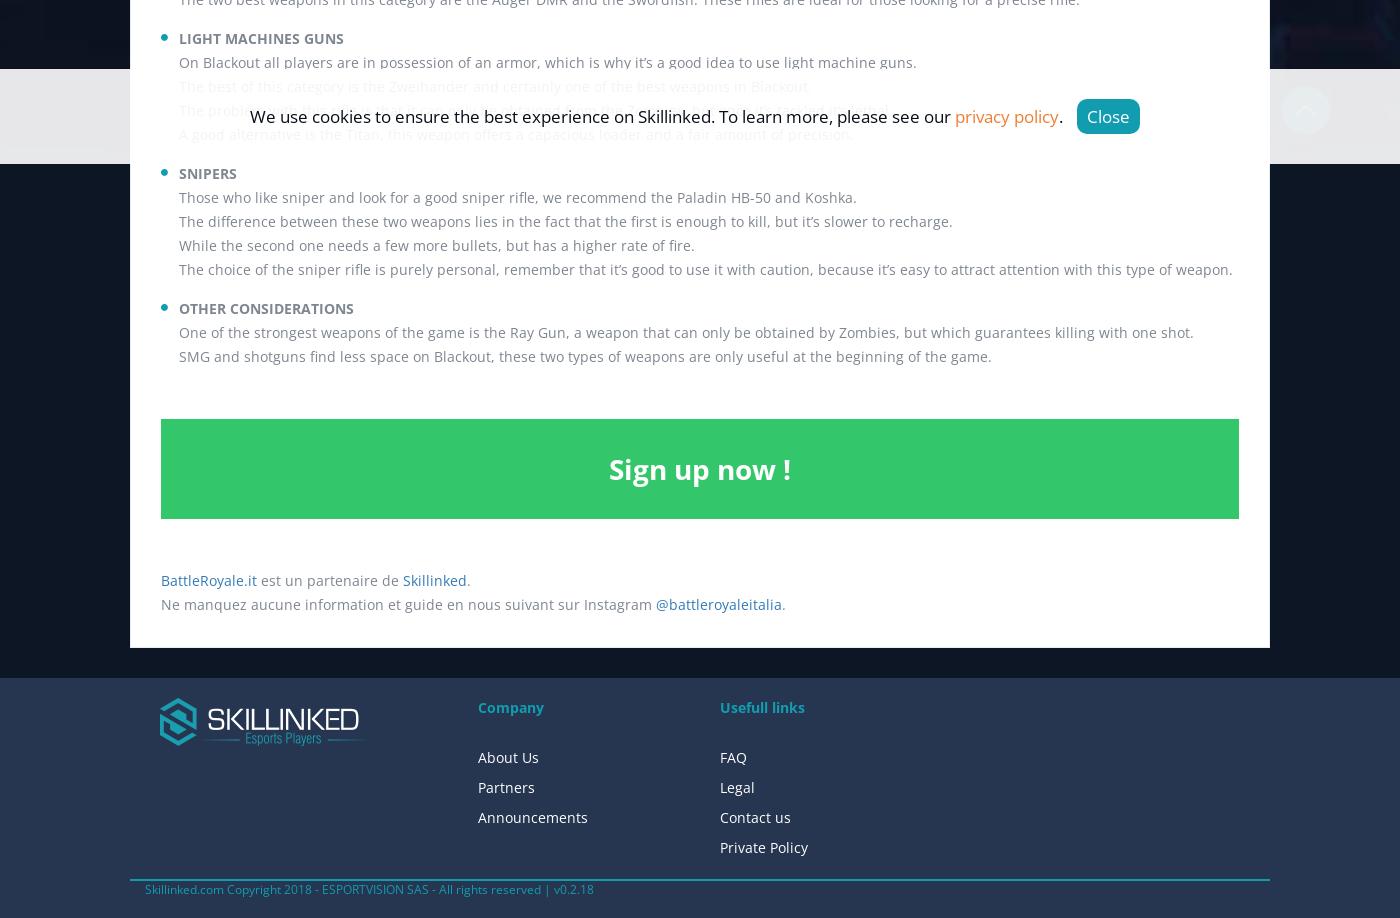  Describe the element at coordinates (507, 756) in the screenshot. I see `'About Us'` at that location.